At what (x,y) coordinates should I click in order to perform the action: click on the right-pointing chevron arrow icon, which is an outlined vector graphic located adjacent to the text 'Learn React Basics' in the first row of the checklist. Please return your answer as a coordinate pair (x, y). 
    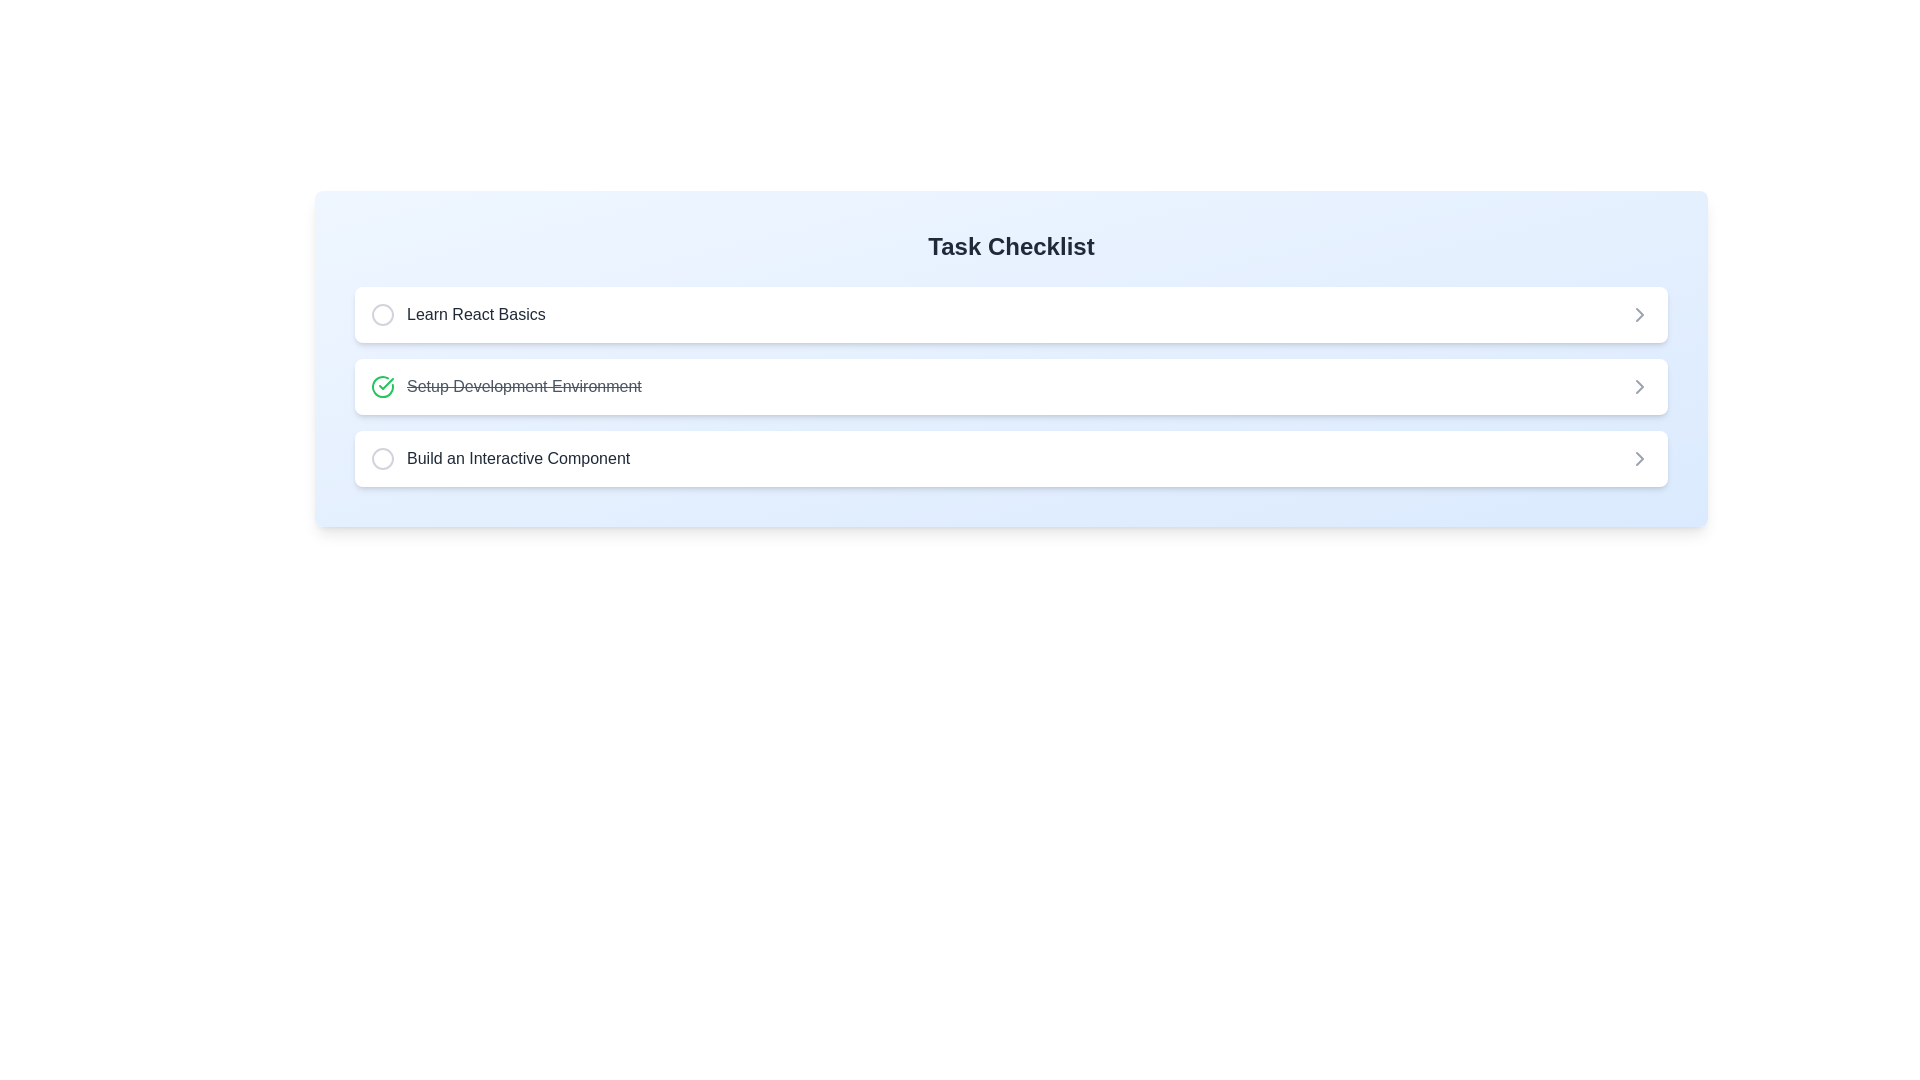
    Looking at the image, I should click on (1640, 315).